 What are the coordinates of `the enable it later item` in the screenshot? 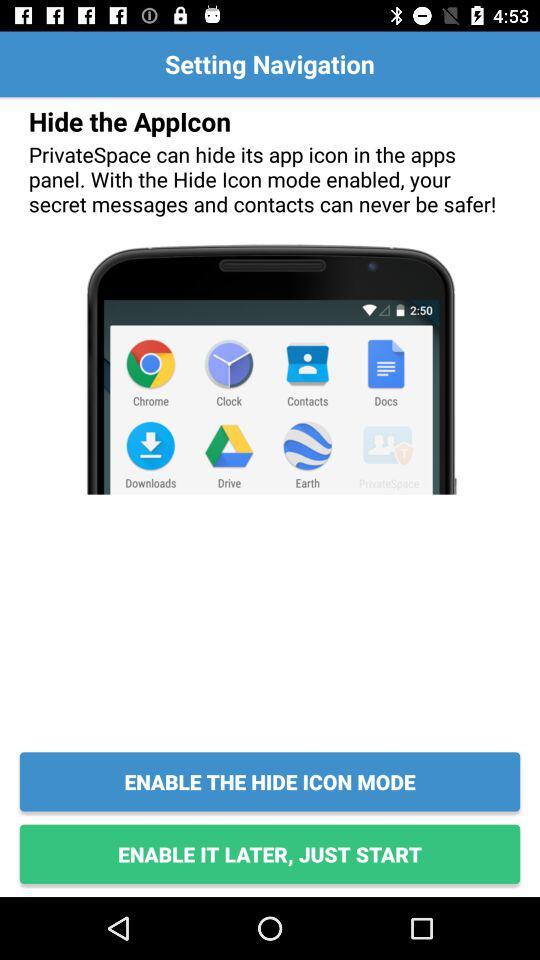 It's located at (270, 853).